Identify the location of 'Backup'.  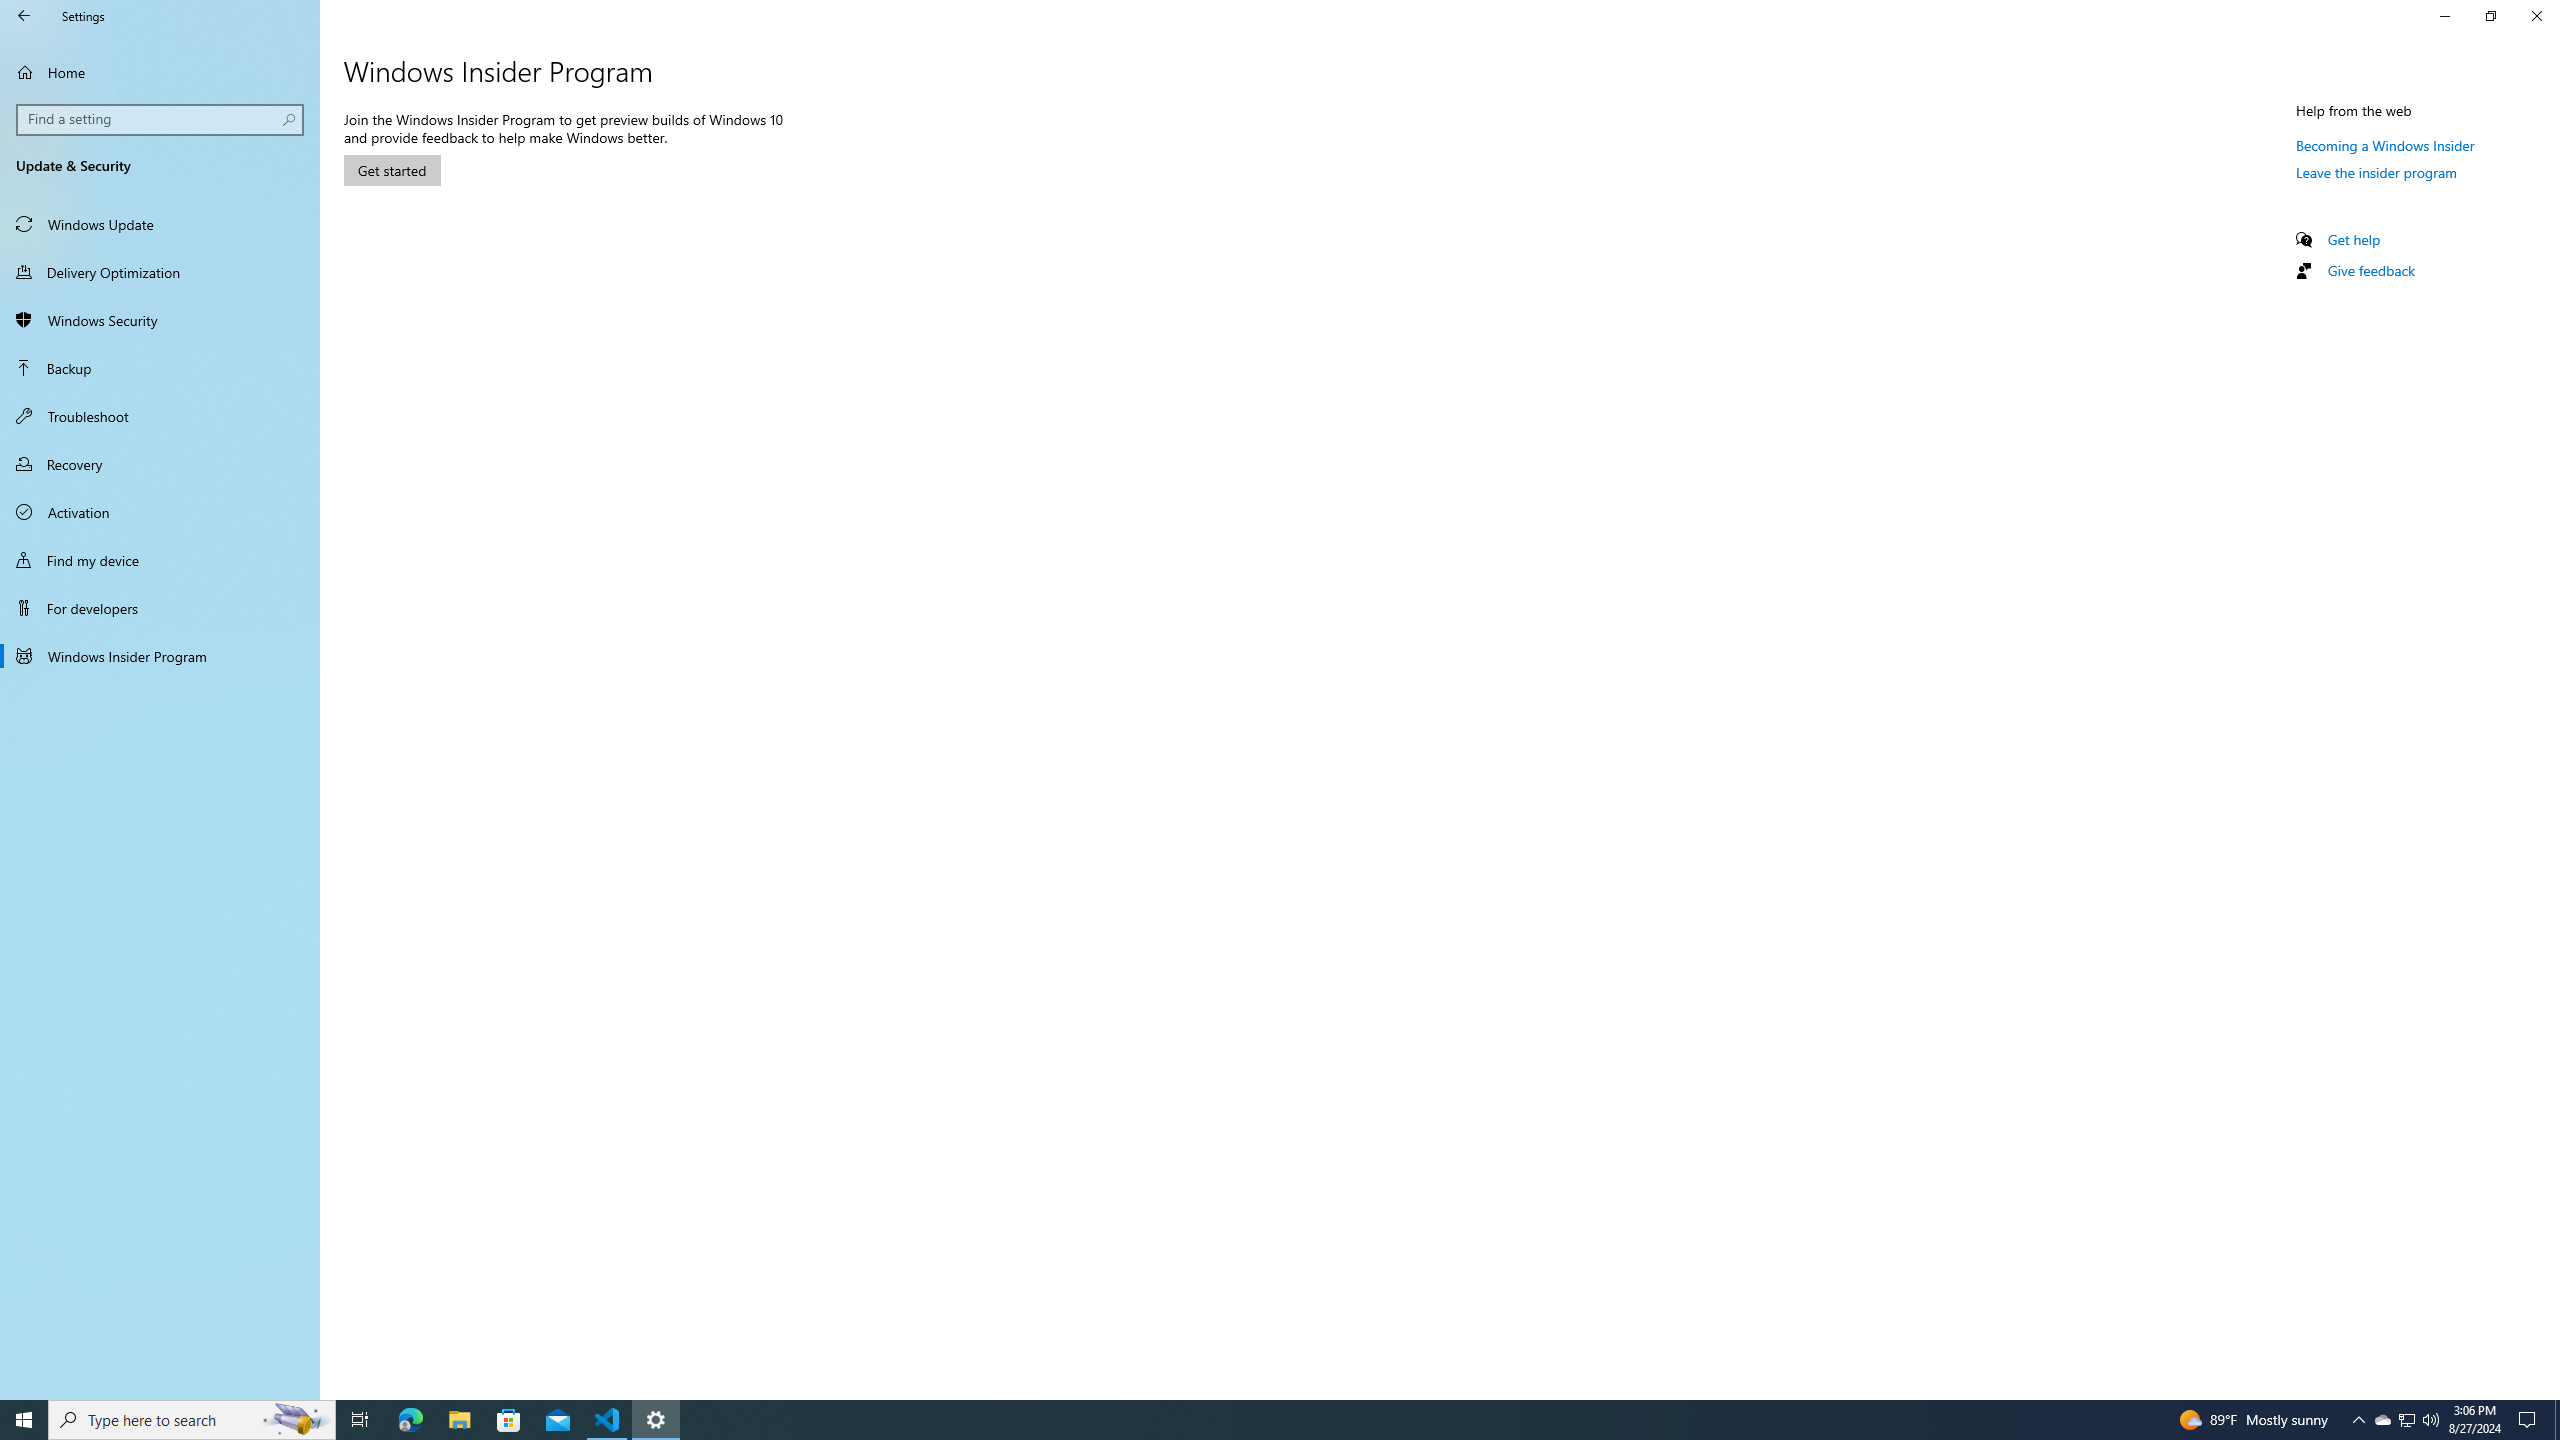
(159, 367).